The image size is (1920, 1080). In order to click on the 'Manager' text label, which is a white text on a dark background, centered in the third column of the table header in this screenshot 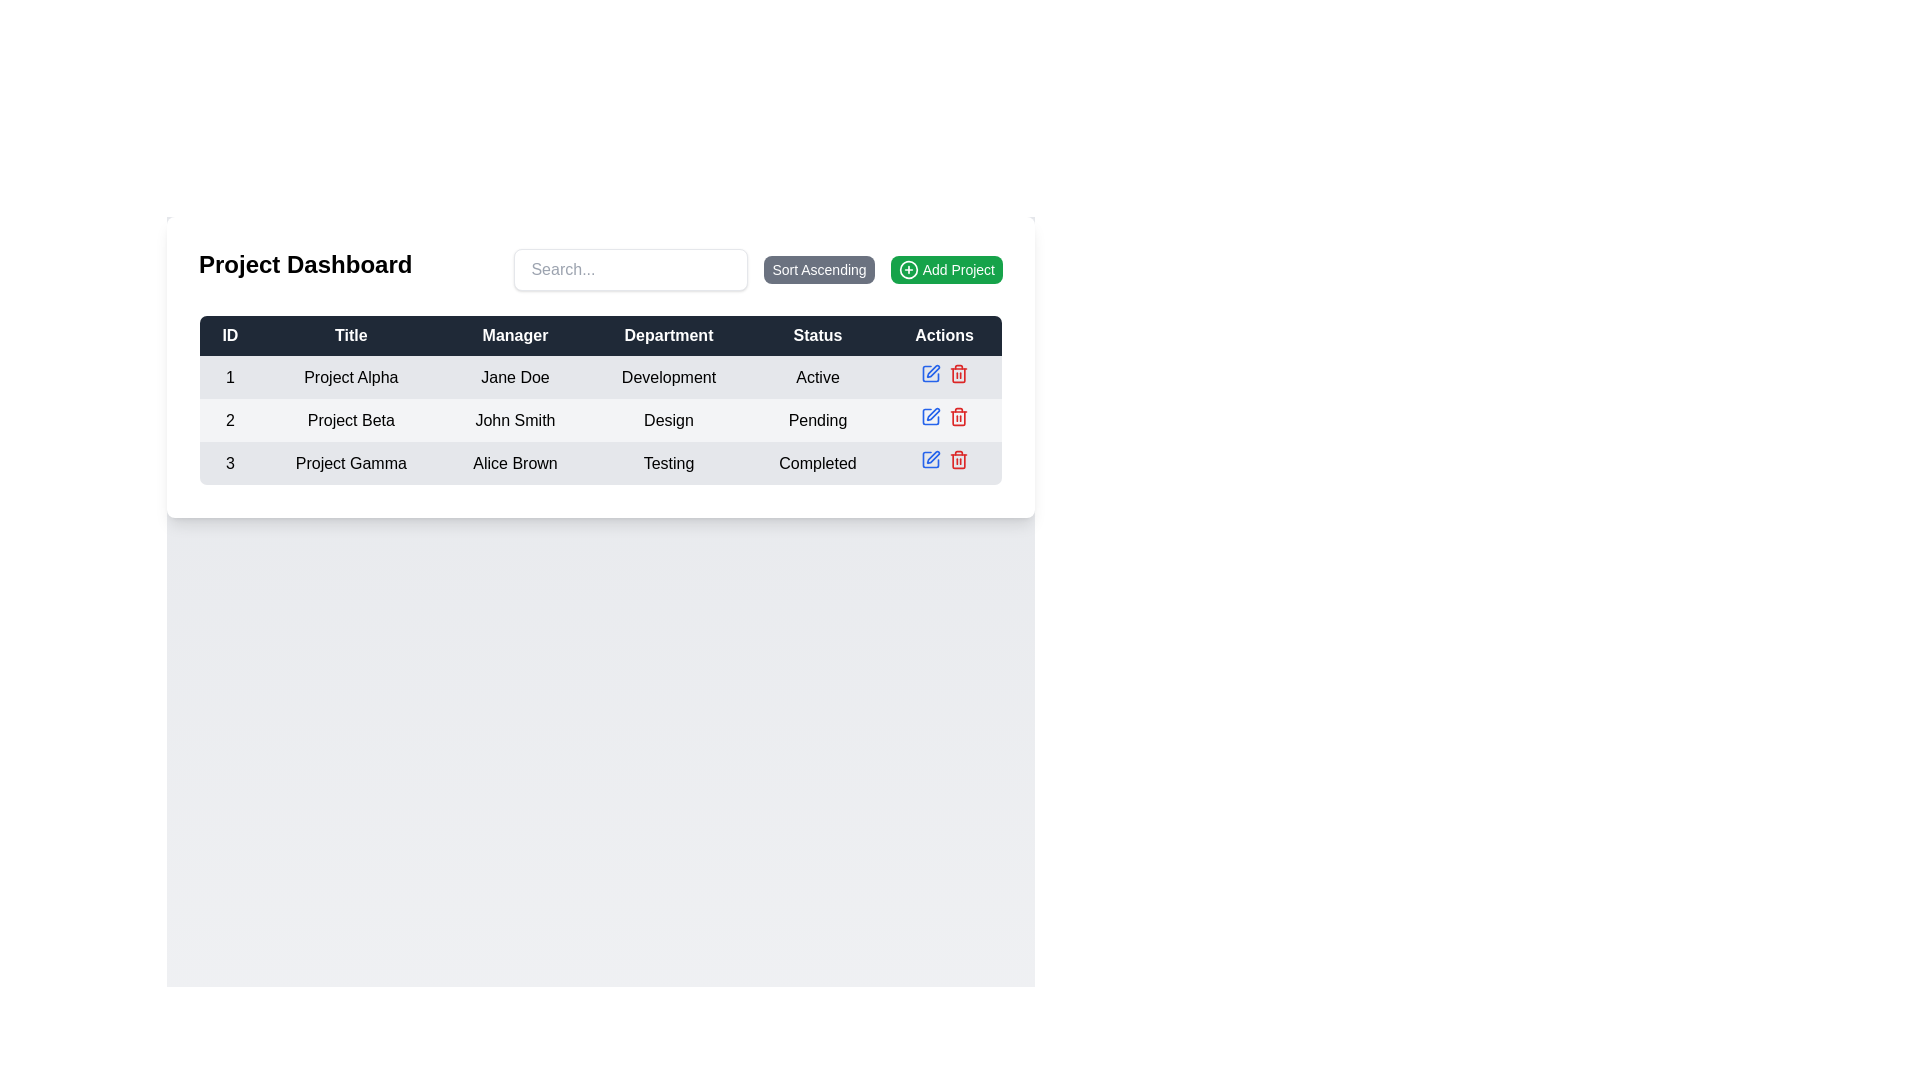, I will do `click(515, 334)`.